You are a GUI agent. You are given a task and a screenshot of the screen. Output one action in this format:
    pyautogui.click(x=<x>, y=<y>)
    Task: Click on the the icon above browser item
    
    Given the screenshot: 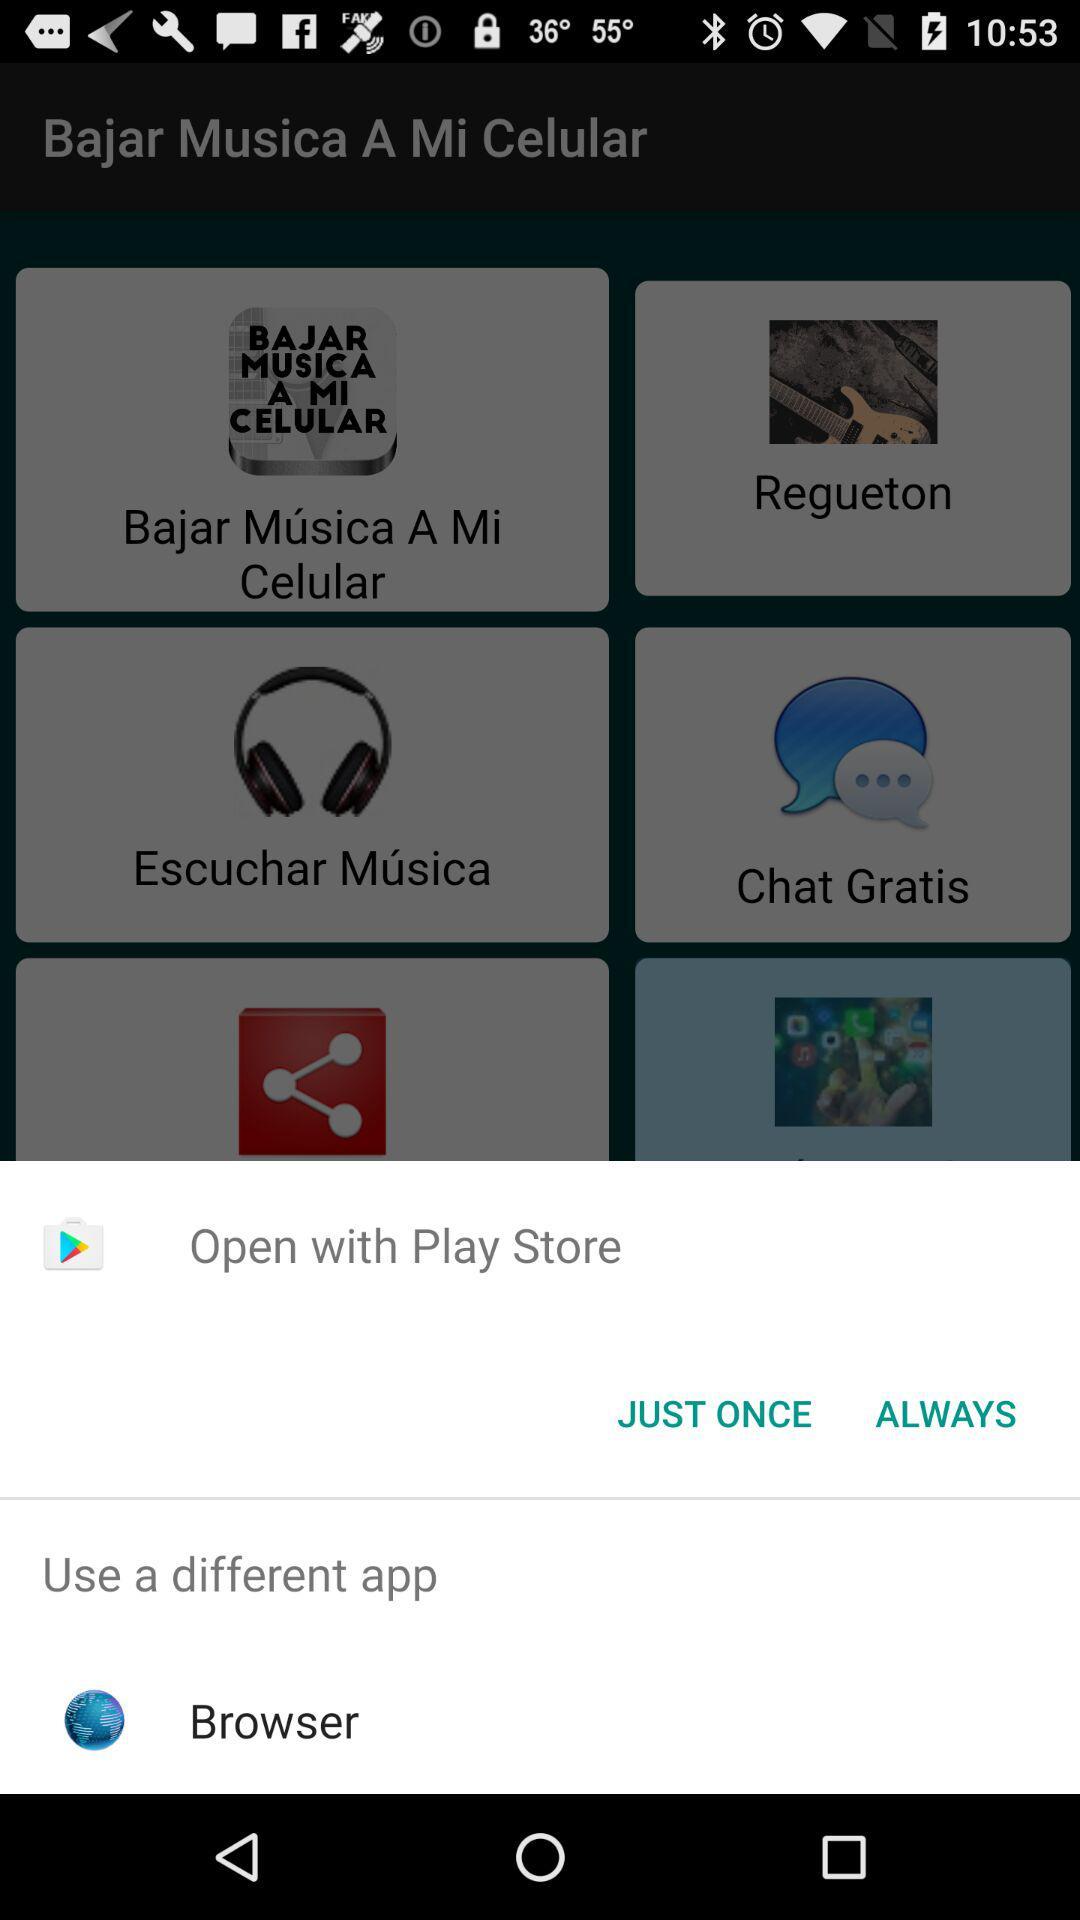 What is the action you would take?
    pyautogui.click(x=540, y=1572)
    